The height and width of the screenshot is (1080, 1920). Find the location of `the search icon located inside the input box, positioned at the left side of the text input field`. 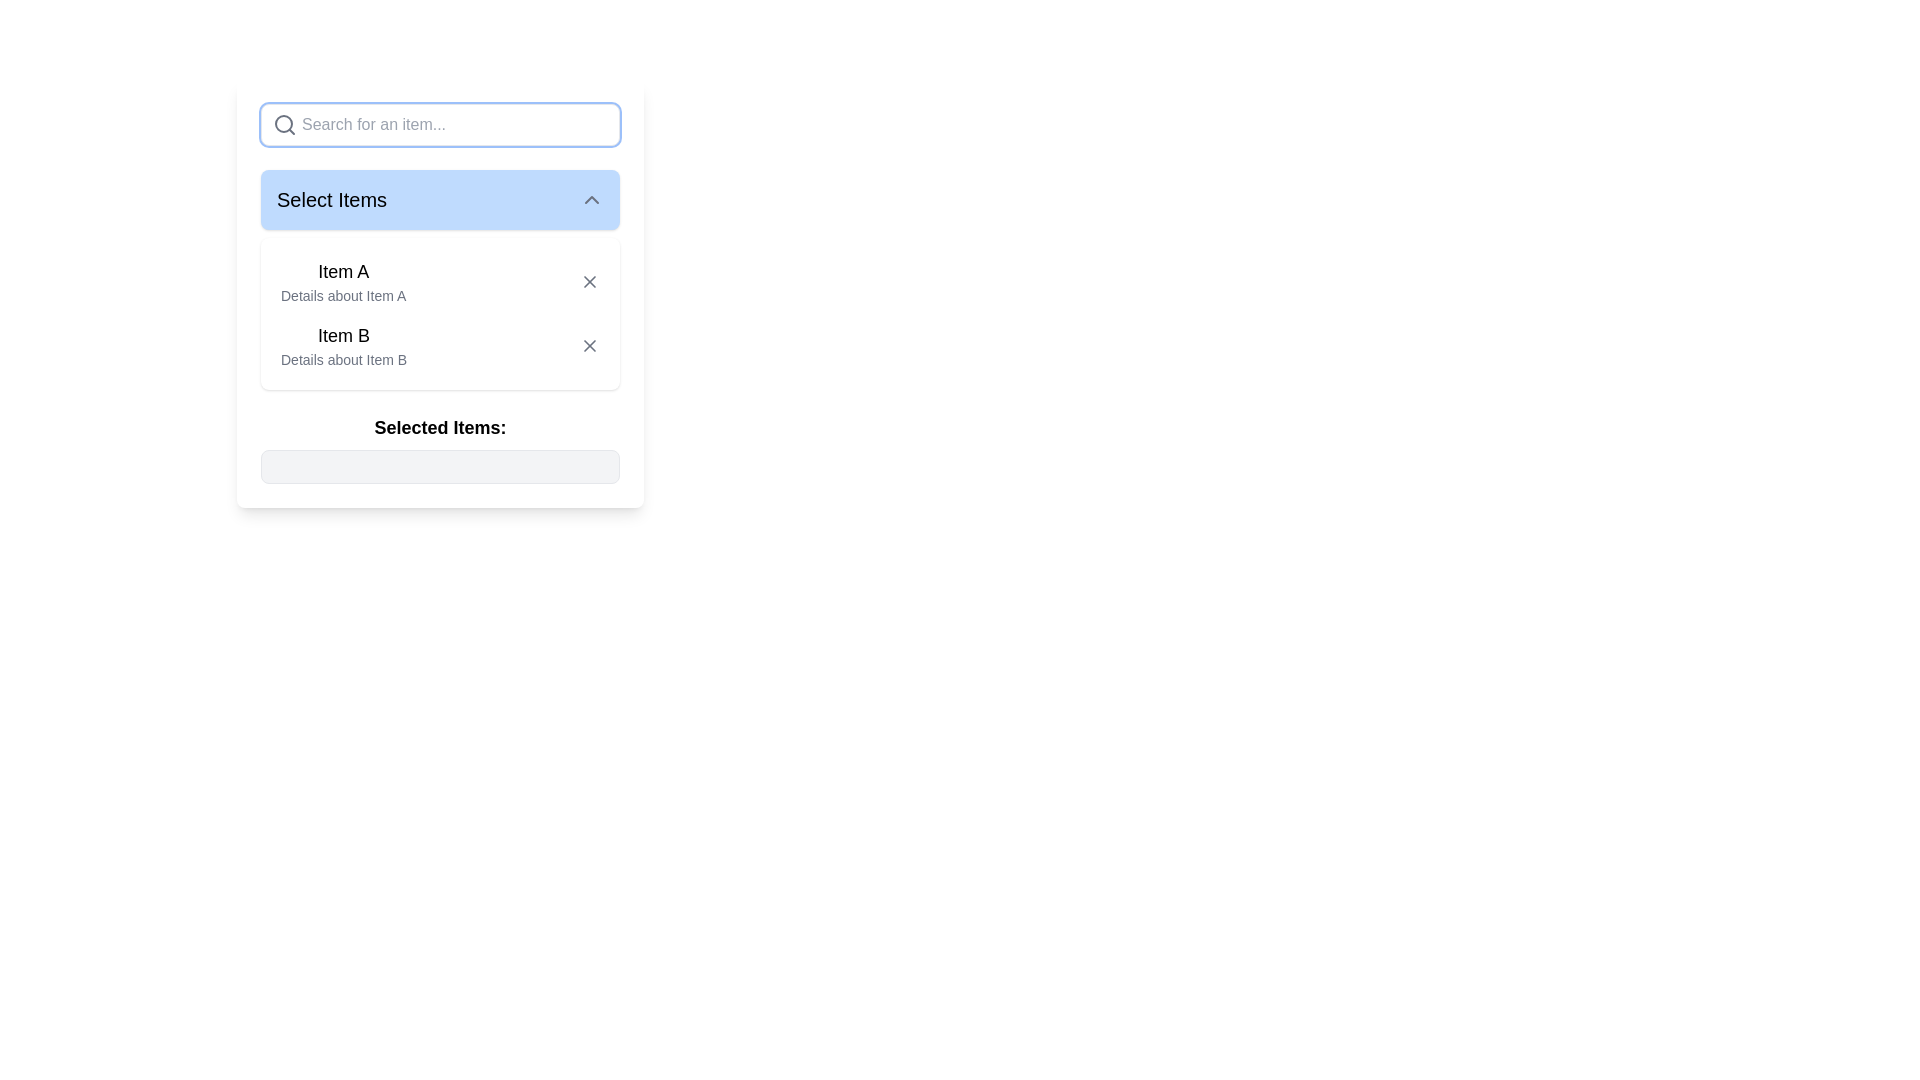

the search icon located inside the input box, positioned at the left side of the text input field is located at coordinates (283, 124).